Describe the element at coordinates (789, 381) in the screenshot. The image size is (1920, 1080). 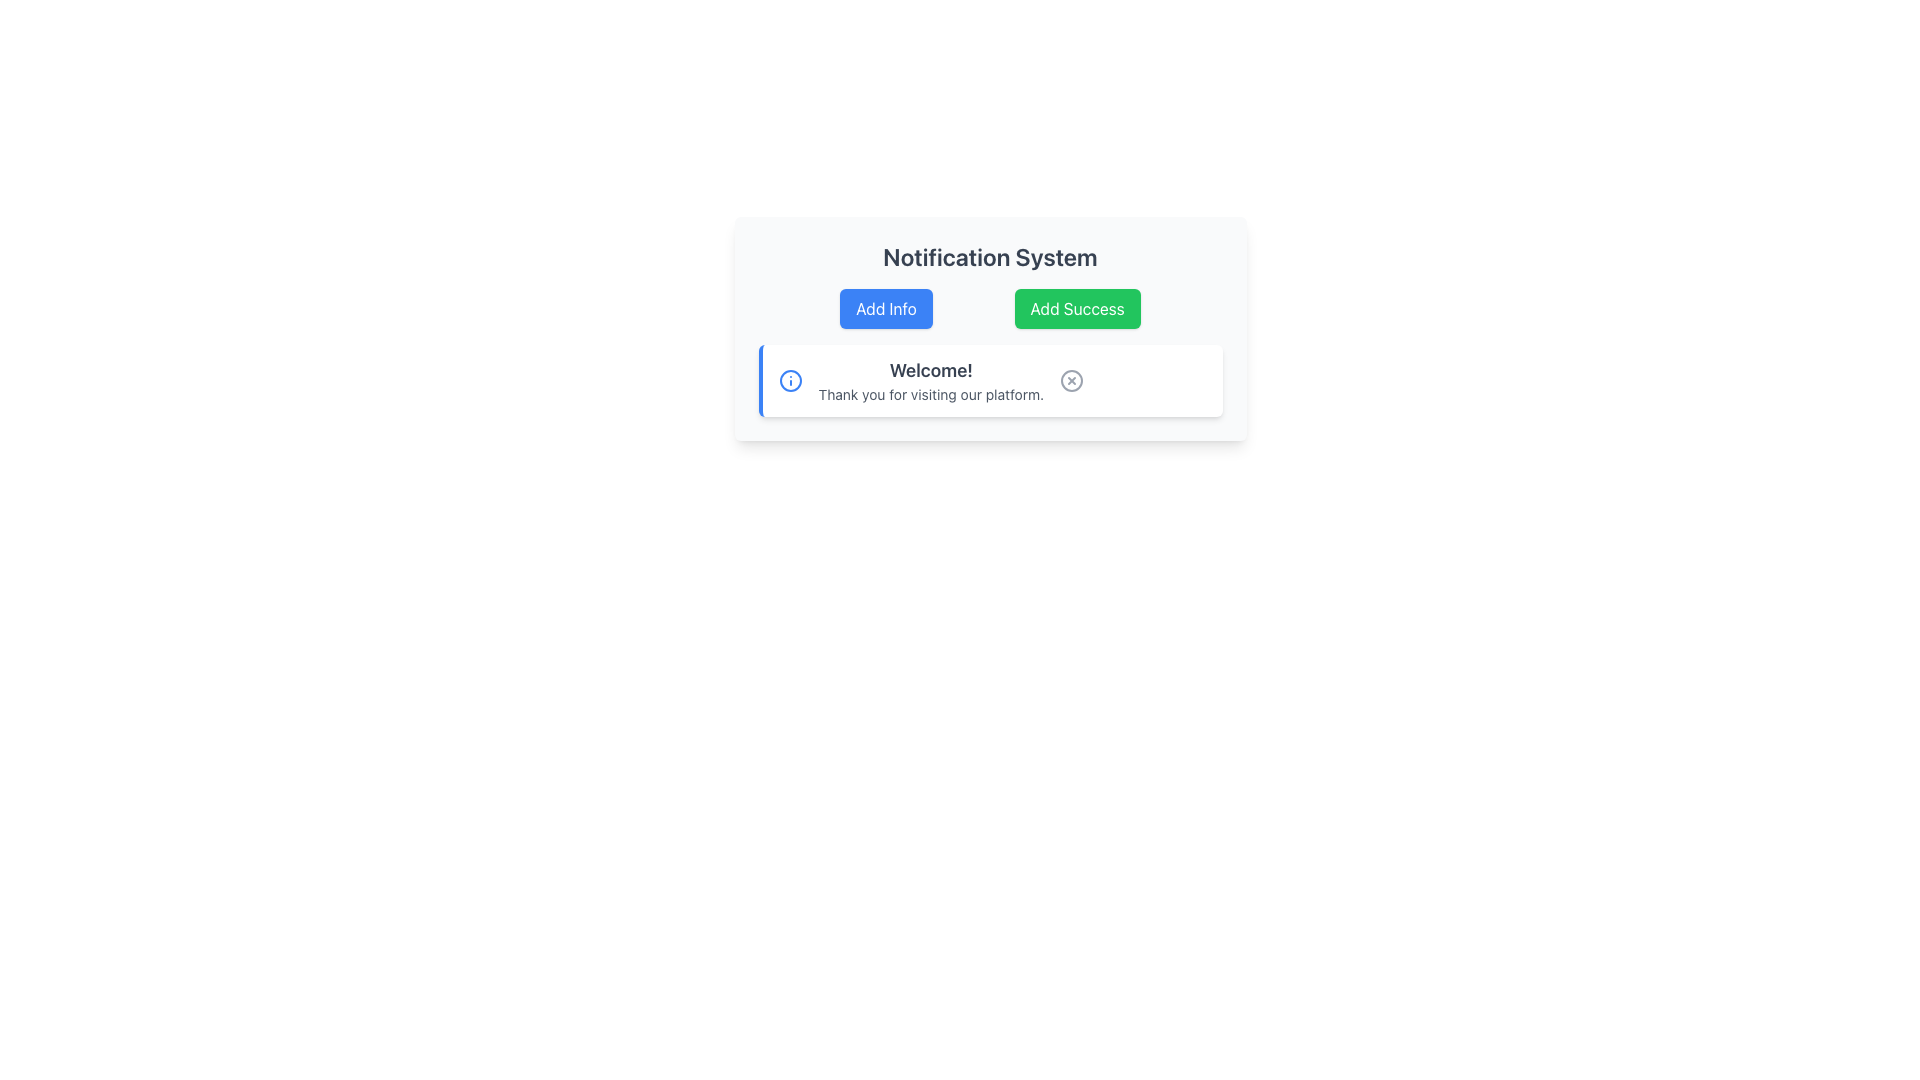
I see `the information icon, which is a circular icon with a blue outline located at the beginning of a notification box, to the left of the title 'Welcome!'` at that location.